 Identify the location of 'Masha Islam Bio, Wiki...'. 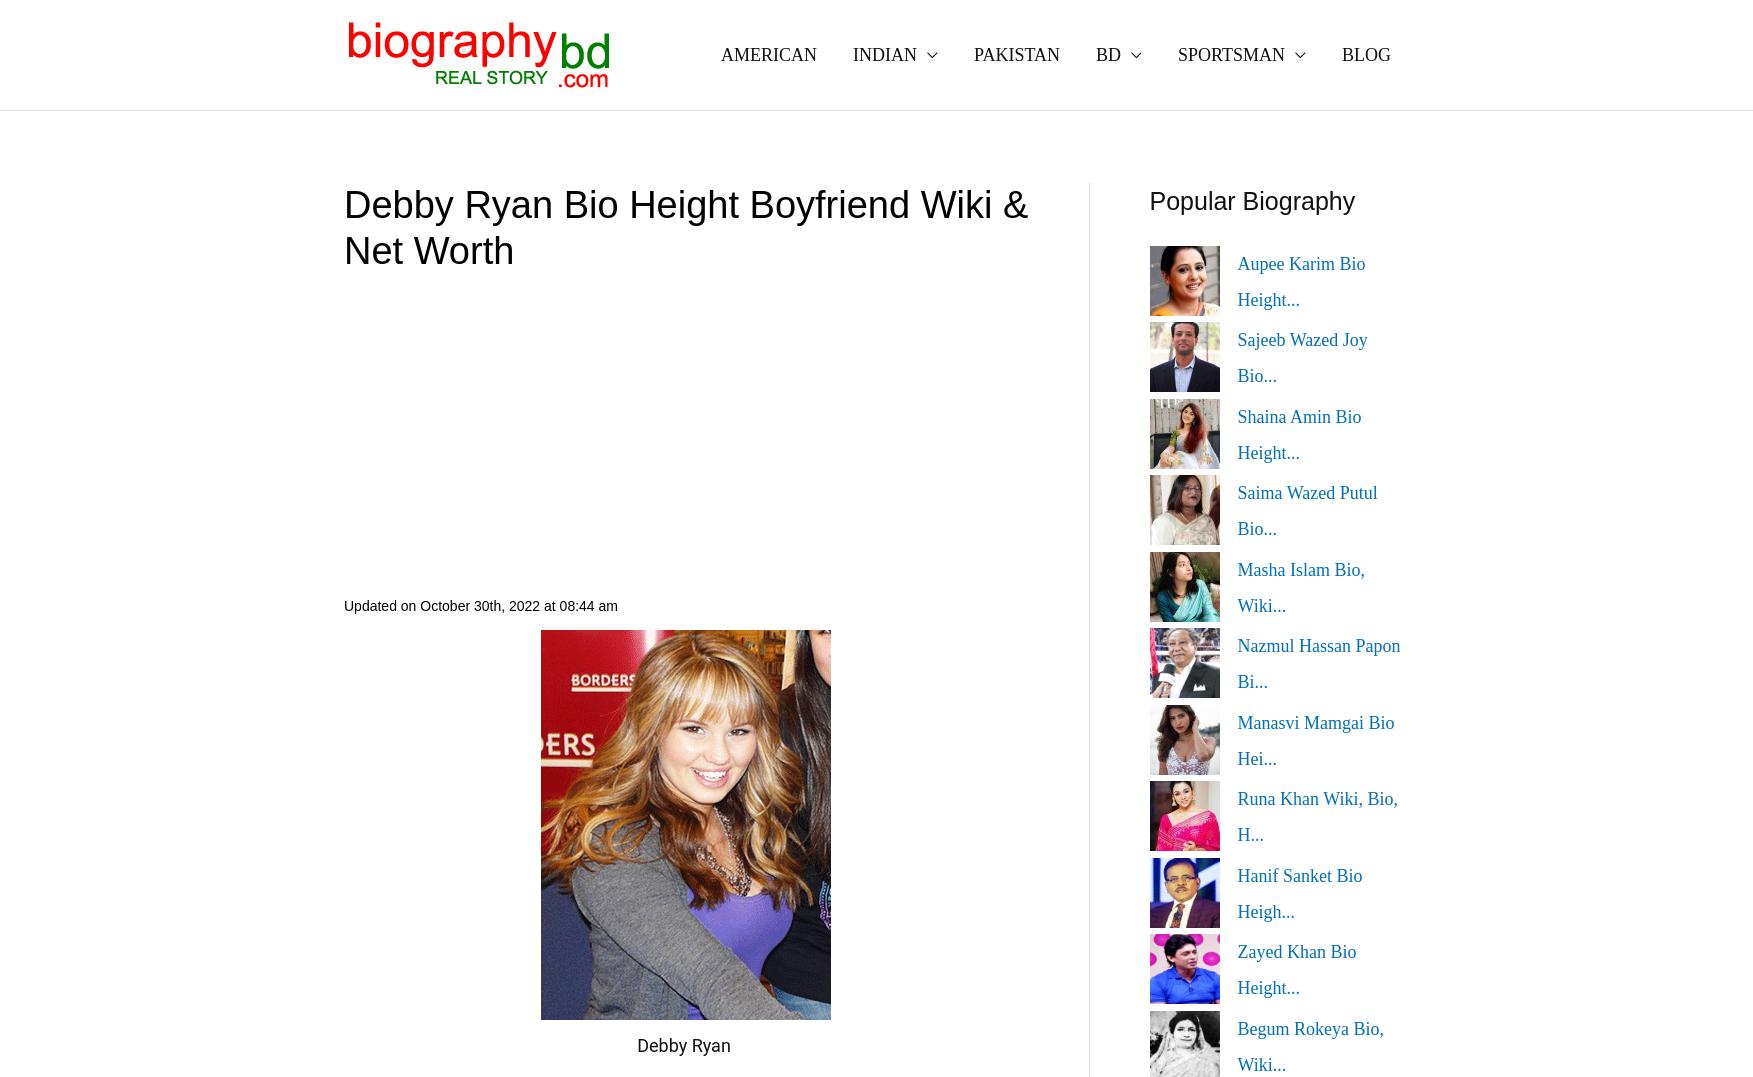
(1301, 585).